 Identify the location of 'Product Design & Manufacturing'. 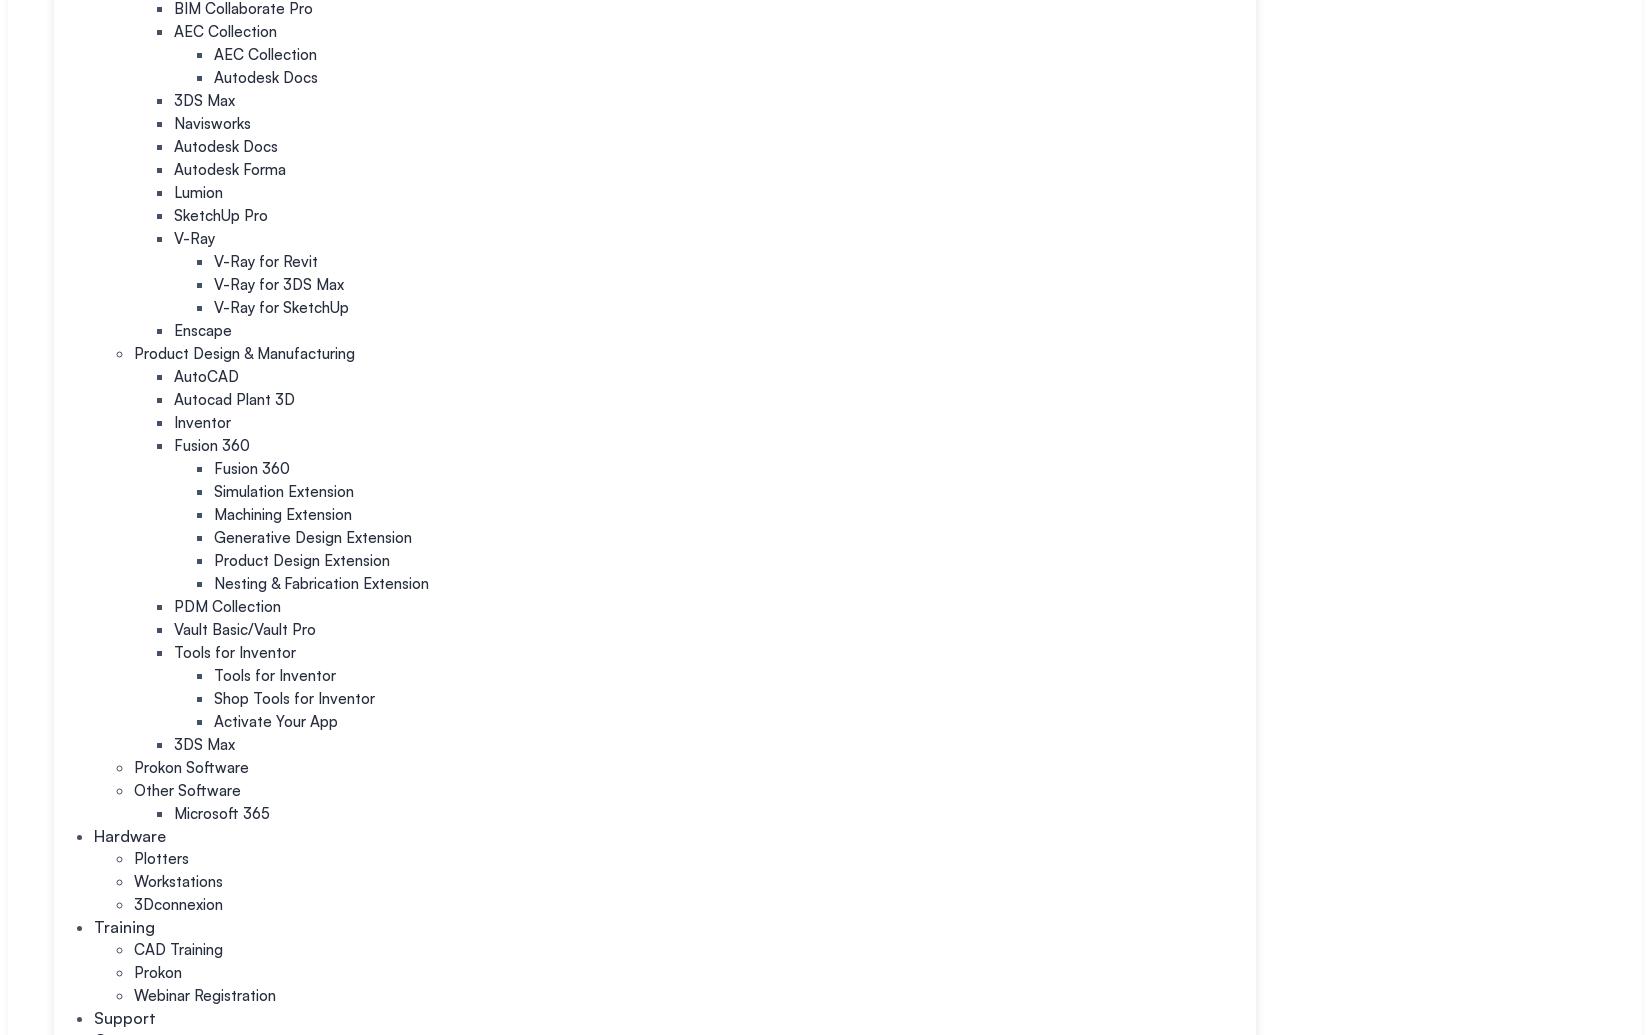
(244, 353).